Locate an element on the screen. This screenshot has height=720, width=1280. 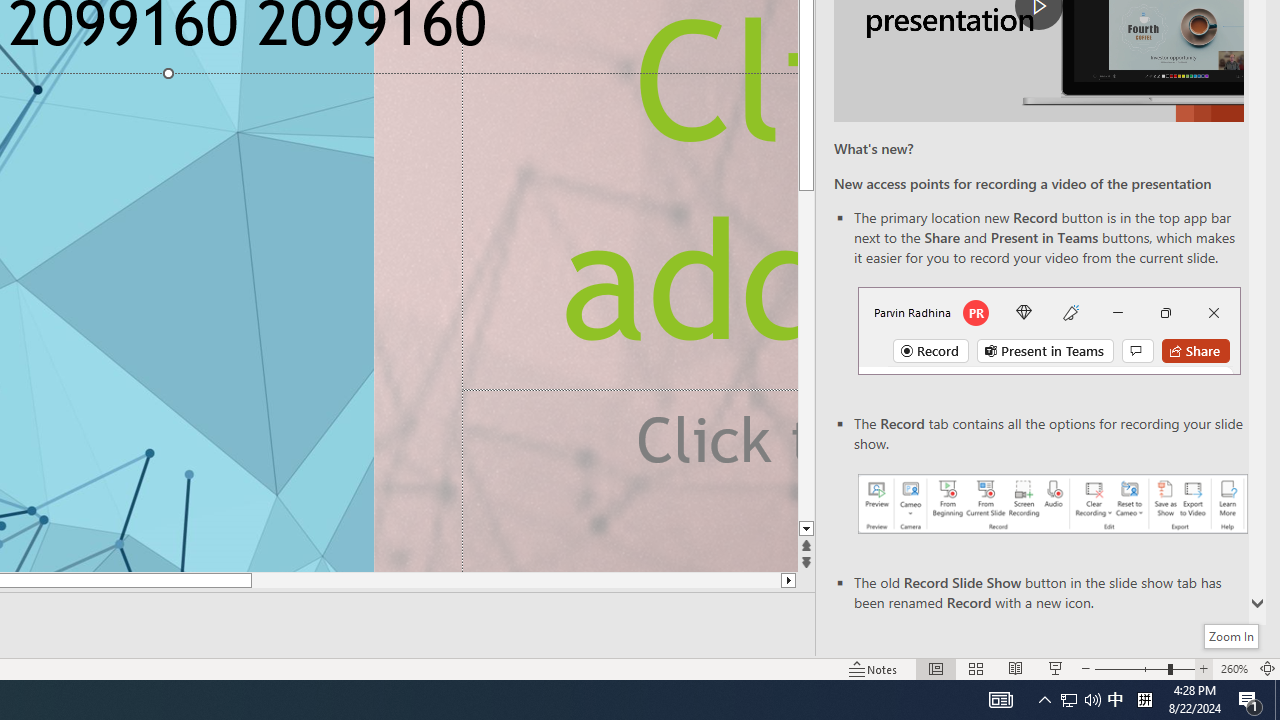
'Reading View' is located at coordinates (1015, 669).